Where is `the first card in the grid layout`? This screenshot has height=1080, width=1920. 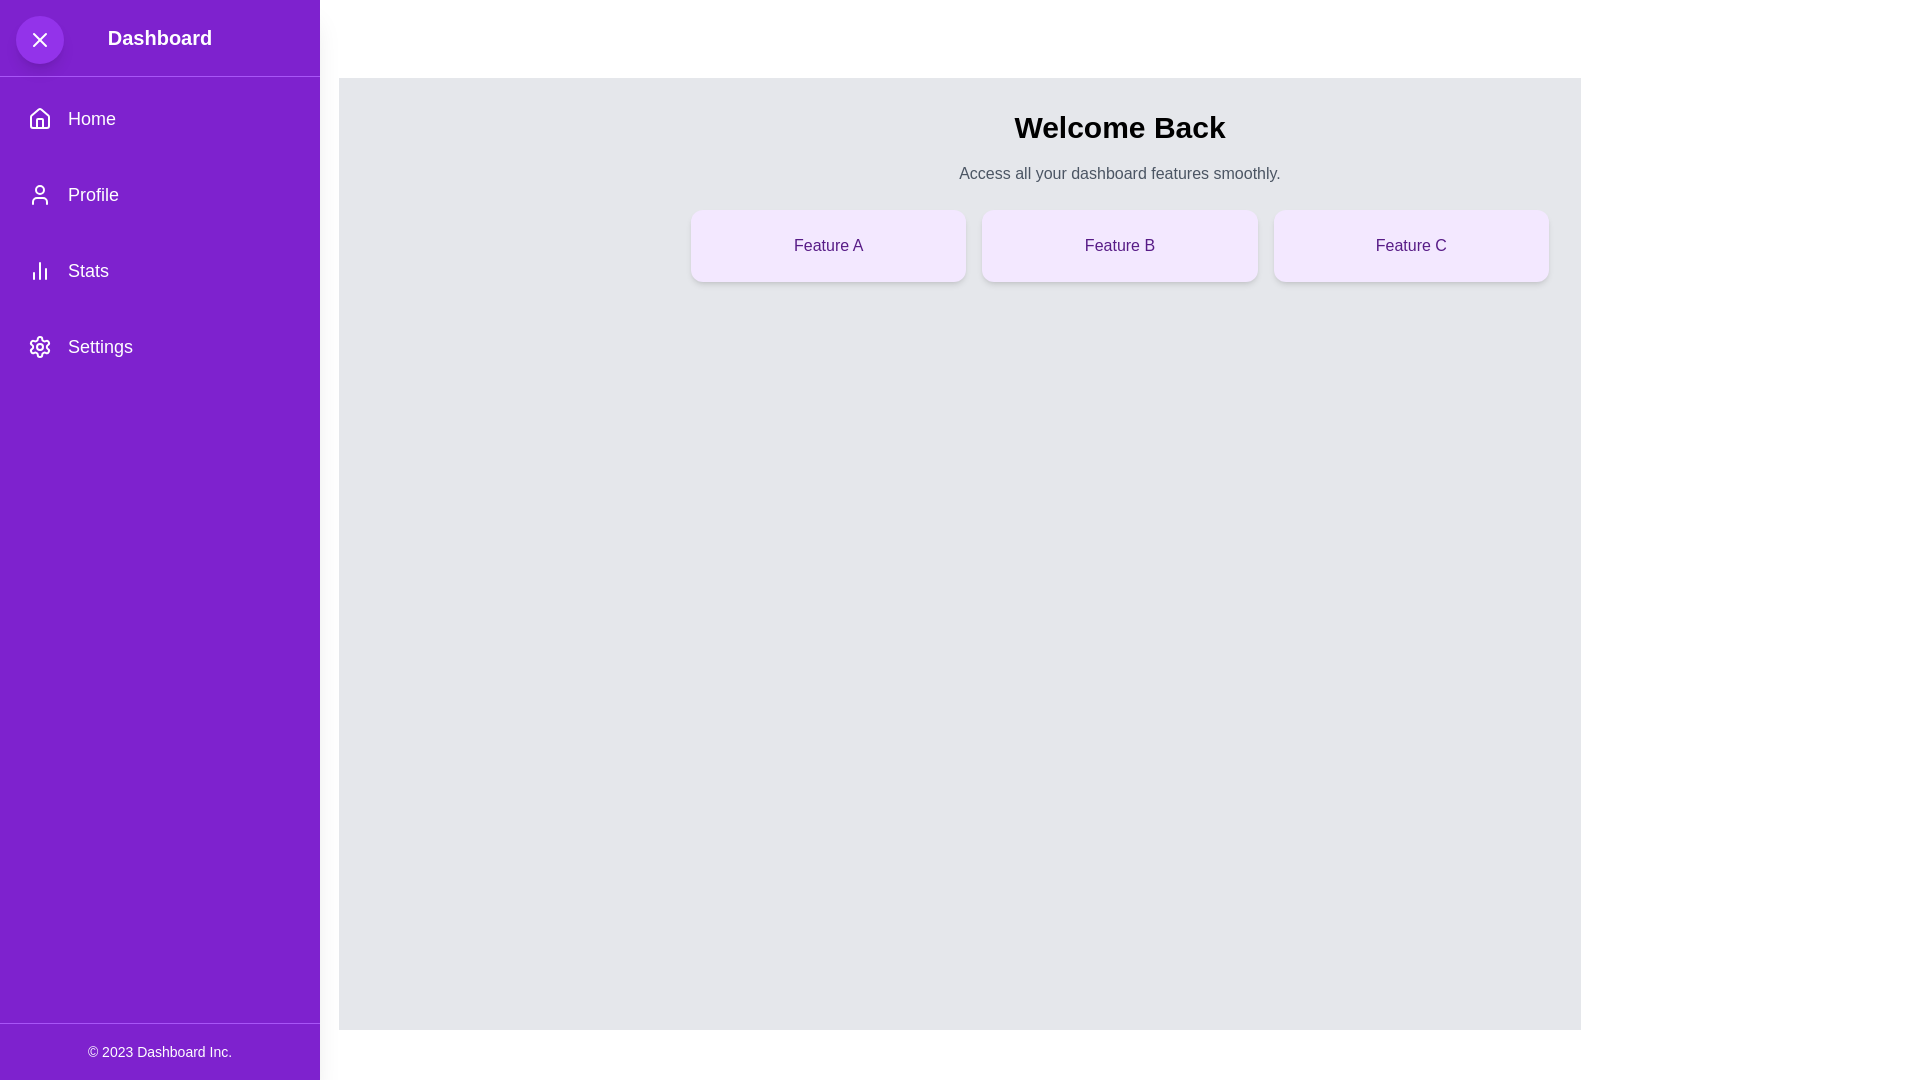
the first card in the grid layout is located at coordinates (828, 245).